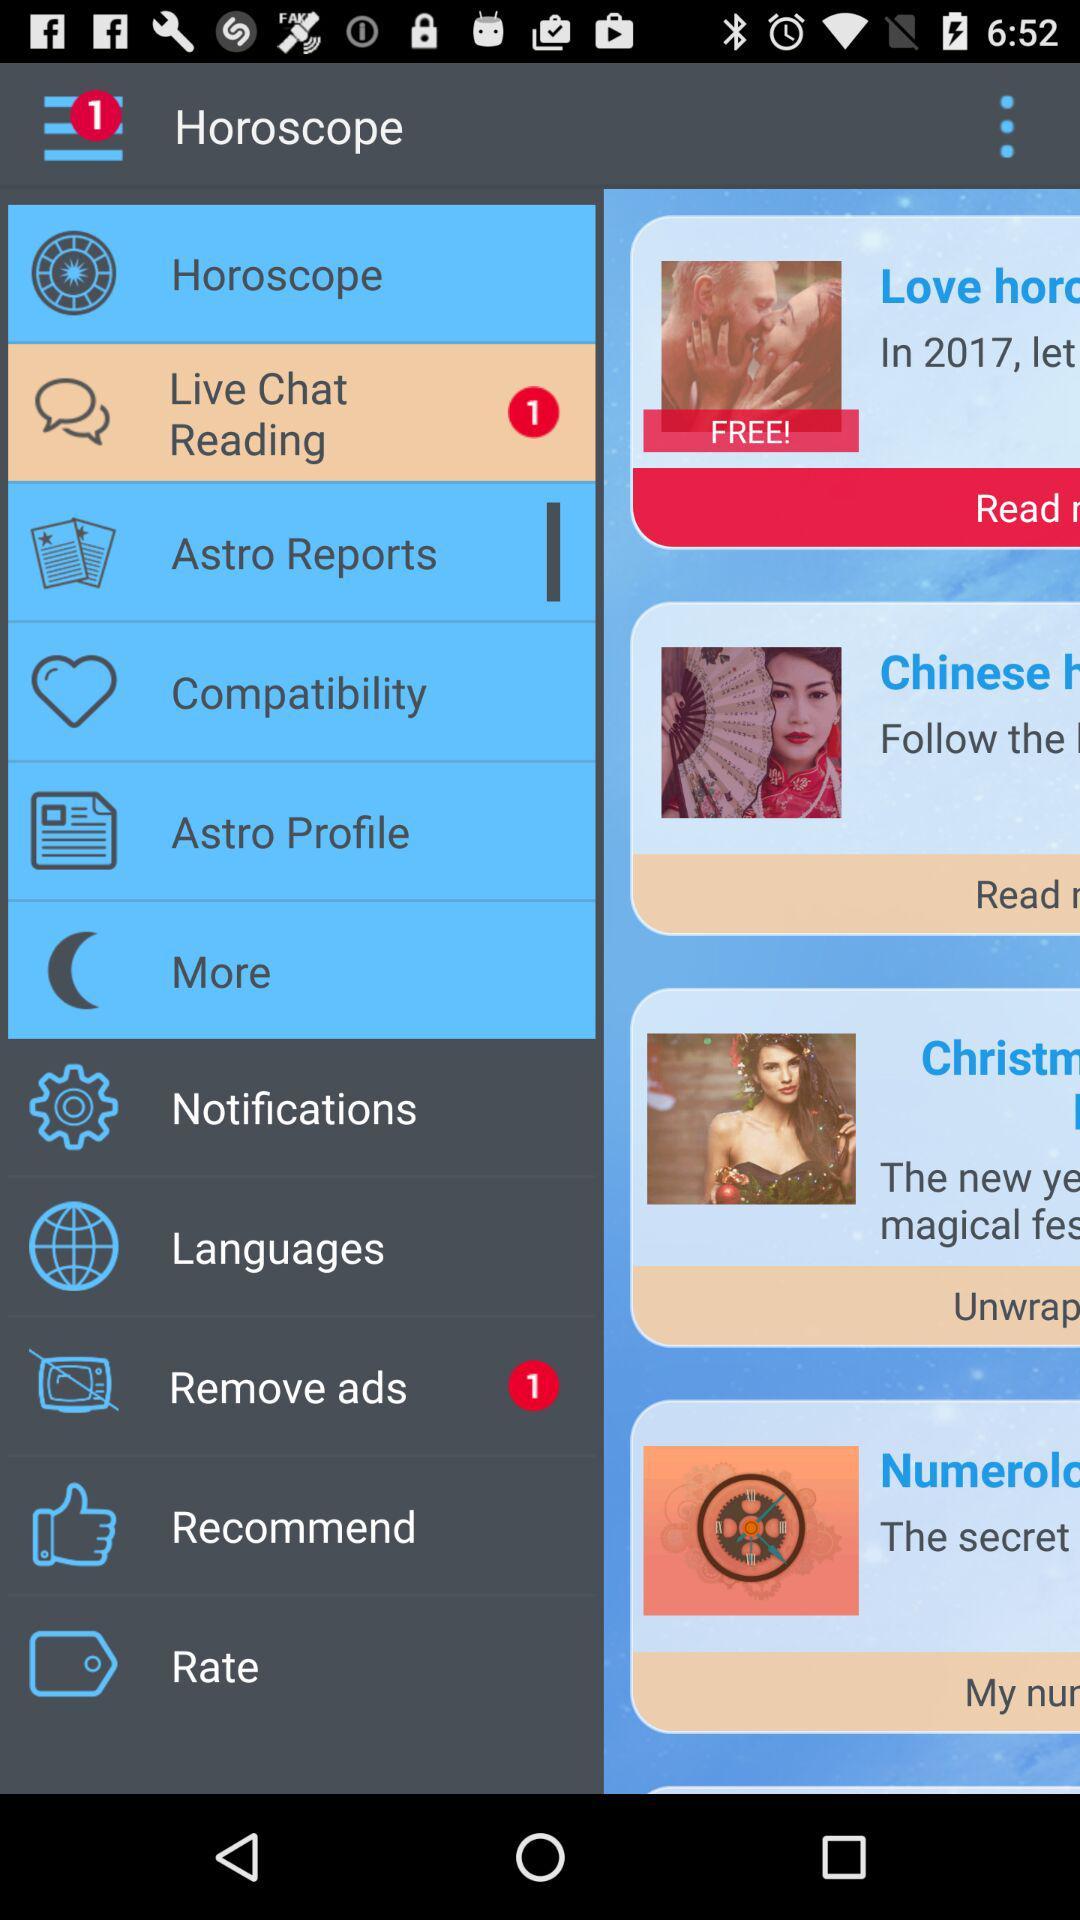 The image size is (1080, 1920). I want to click on the item below christmas and nye item, so click(978, 1199).